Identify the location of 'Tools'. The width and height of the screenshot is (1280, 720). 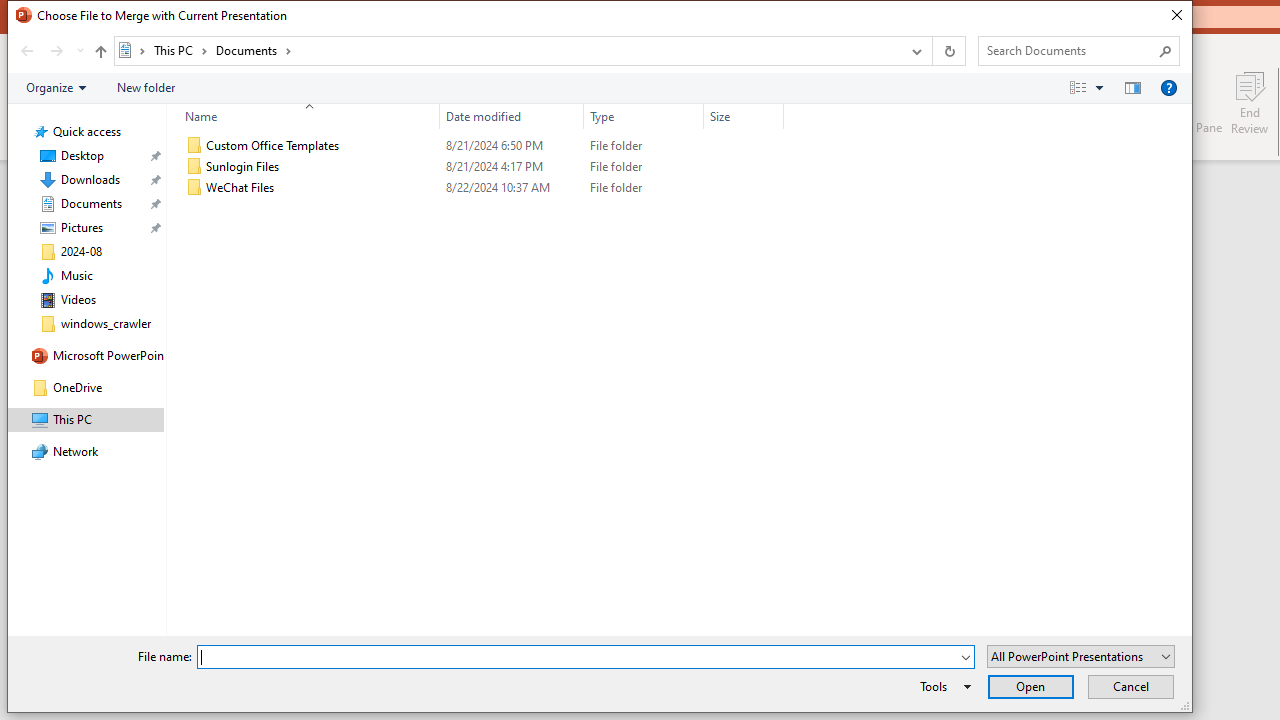
(941, 685).